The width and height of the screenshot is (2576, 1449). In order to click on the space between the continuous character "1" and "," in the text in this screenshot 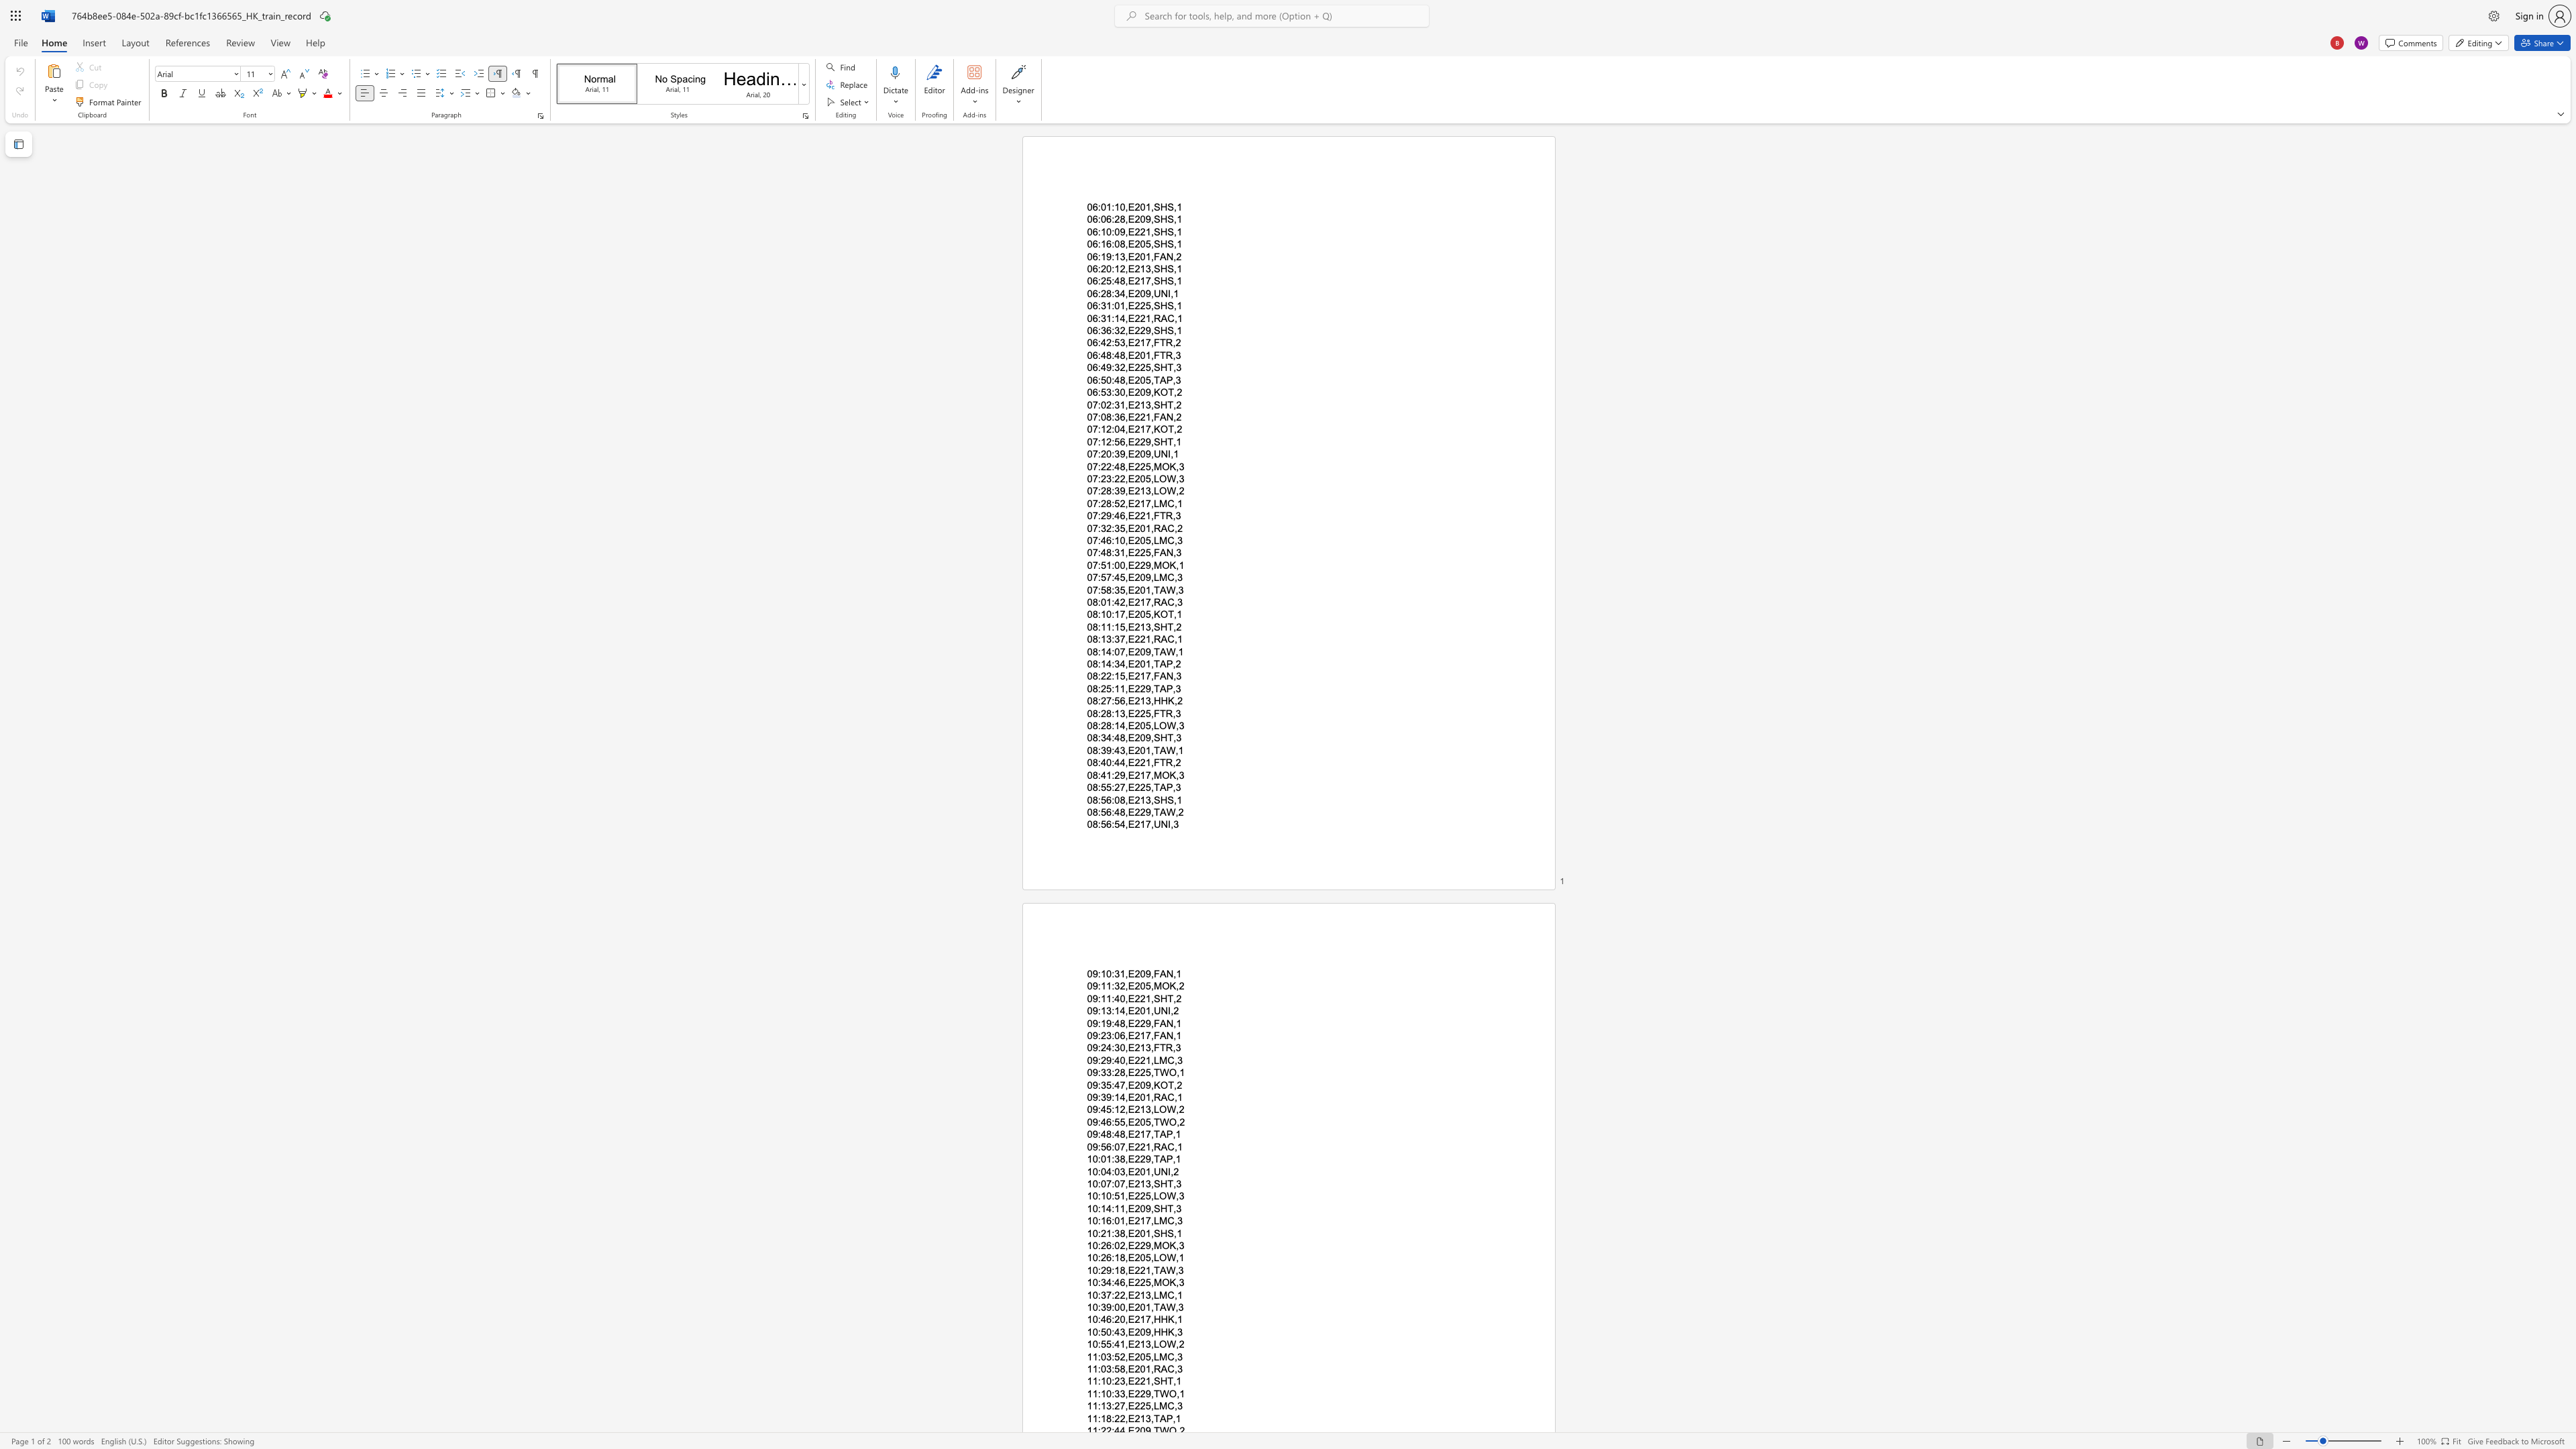, I will do `click(1124, 1220)`.